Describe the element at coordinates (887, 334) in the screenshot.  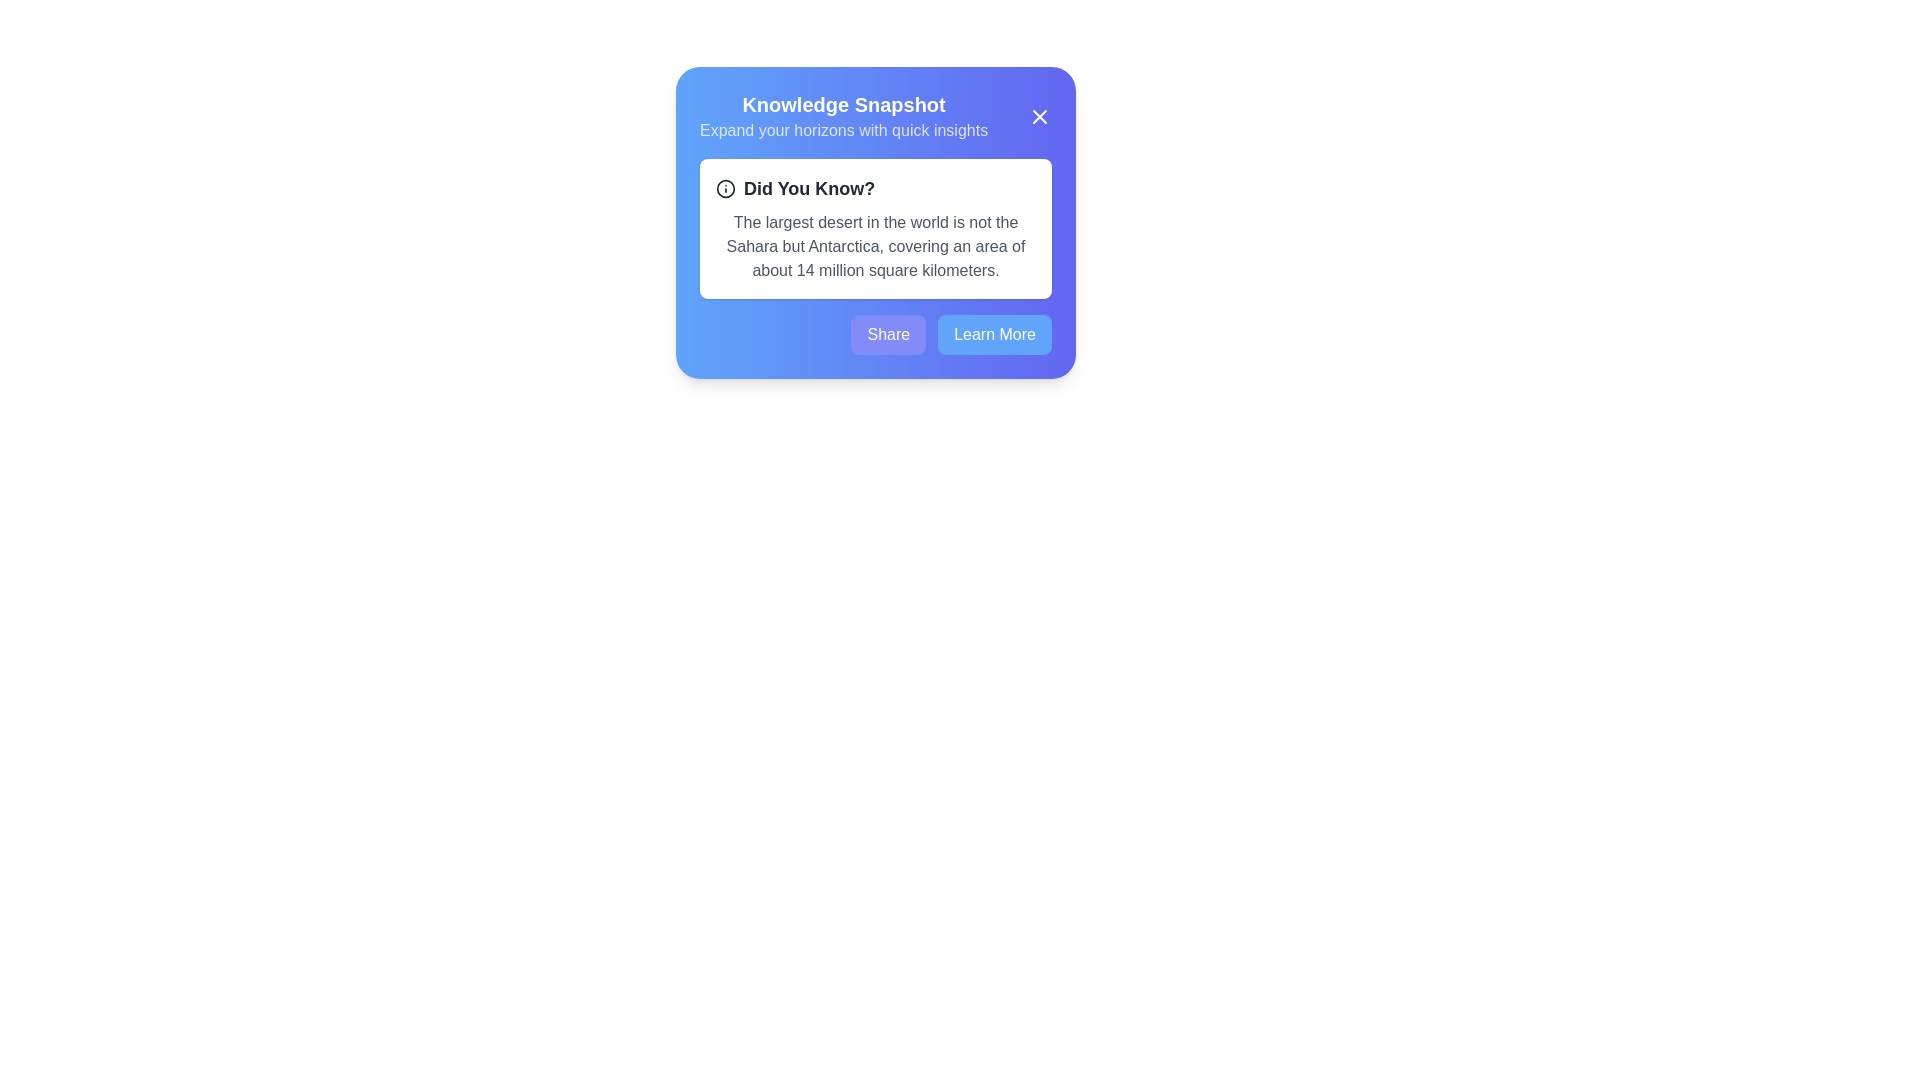
I see `the 'Share' button with rounded corners and a purple background located at the bottom-right of the Knowledge Snapshot dialog box to initiate sharing` at that location.